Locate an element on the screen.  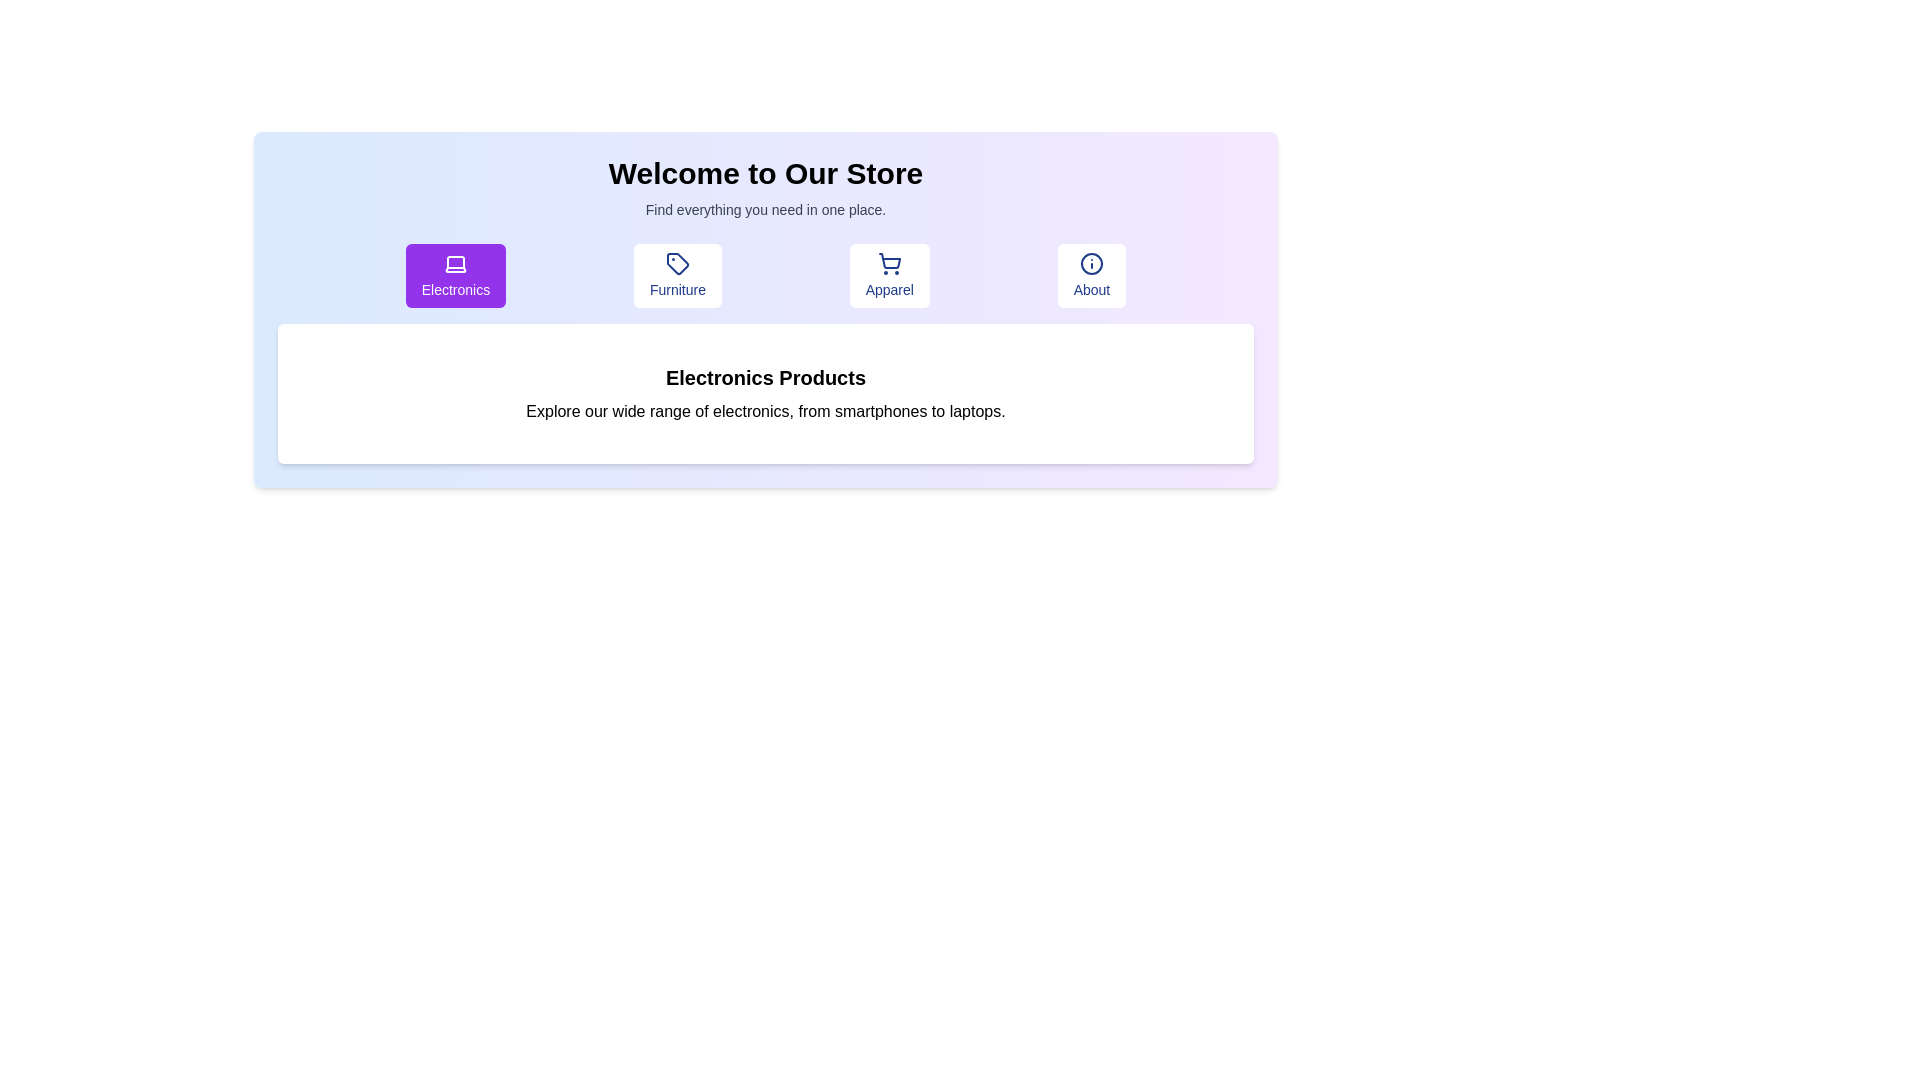
'Furniture' text label, which is styled in a small blue font and located at the bottom of a card under the header 'Welcome to Our Store' is located at coordinates (677, 289).